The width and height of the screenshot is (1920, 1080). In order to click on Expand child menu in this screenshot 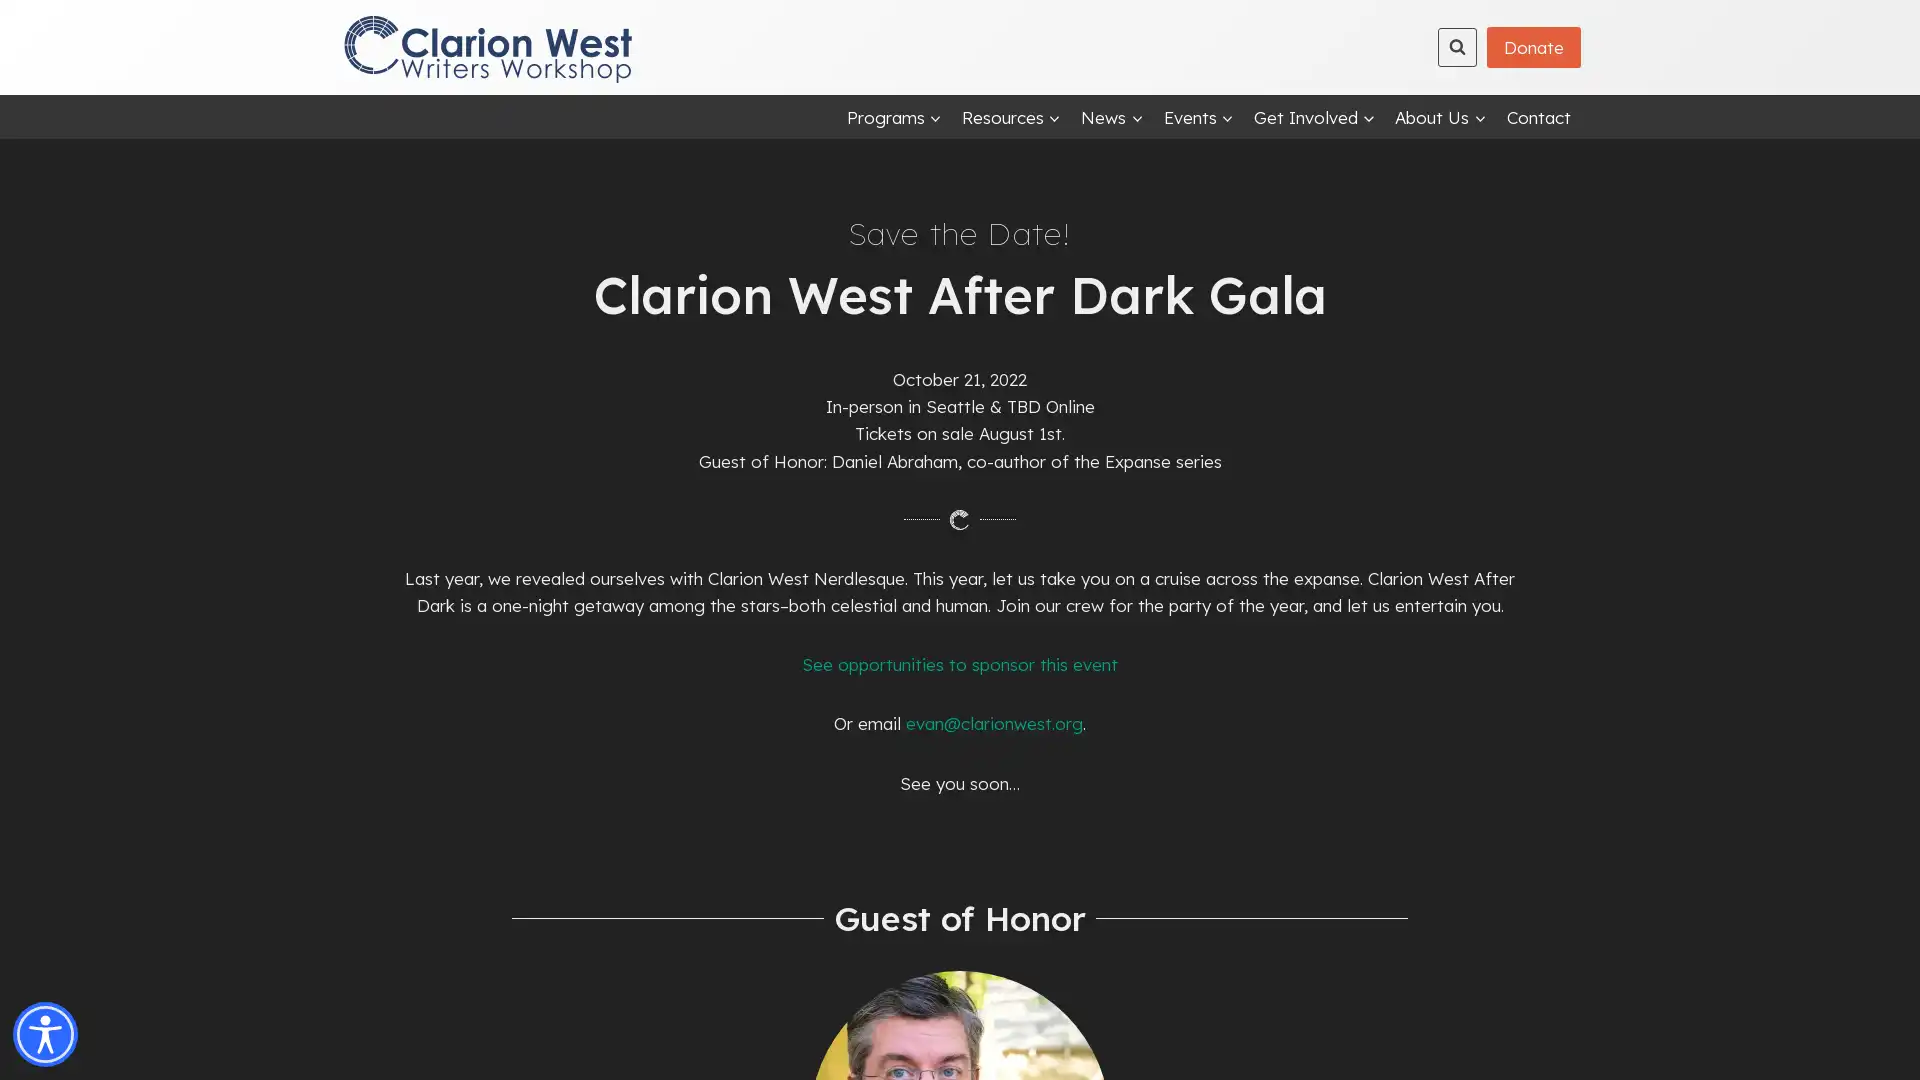, I will do `click(1111, 116)`.